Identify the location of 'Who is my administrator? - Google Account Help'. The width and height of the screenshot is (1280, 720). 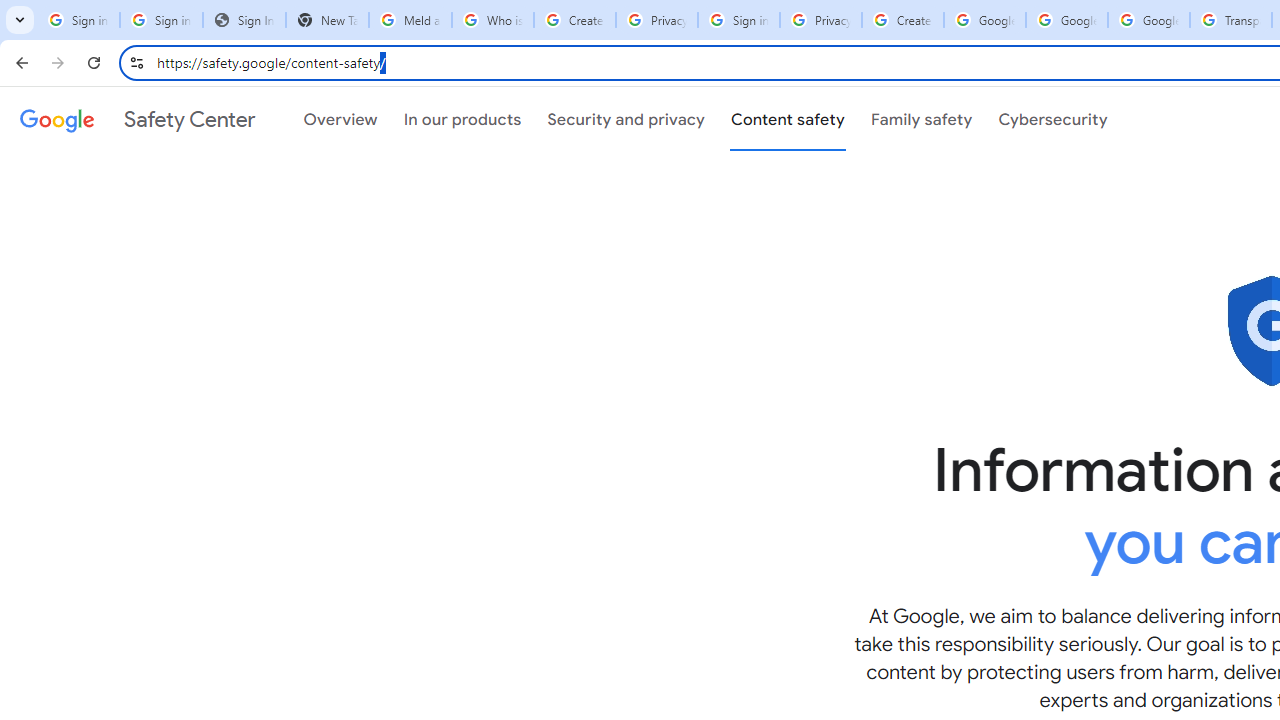
(492, 20).